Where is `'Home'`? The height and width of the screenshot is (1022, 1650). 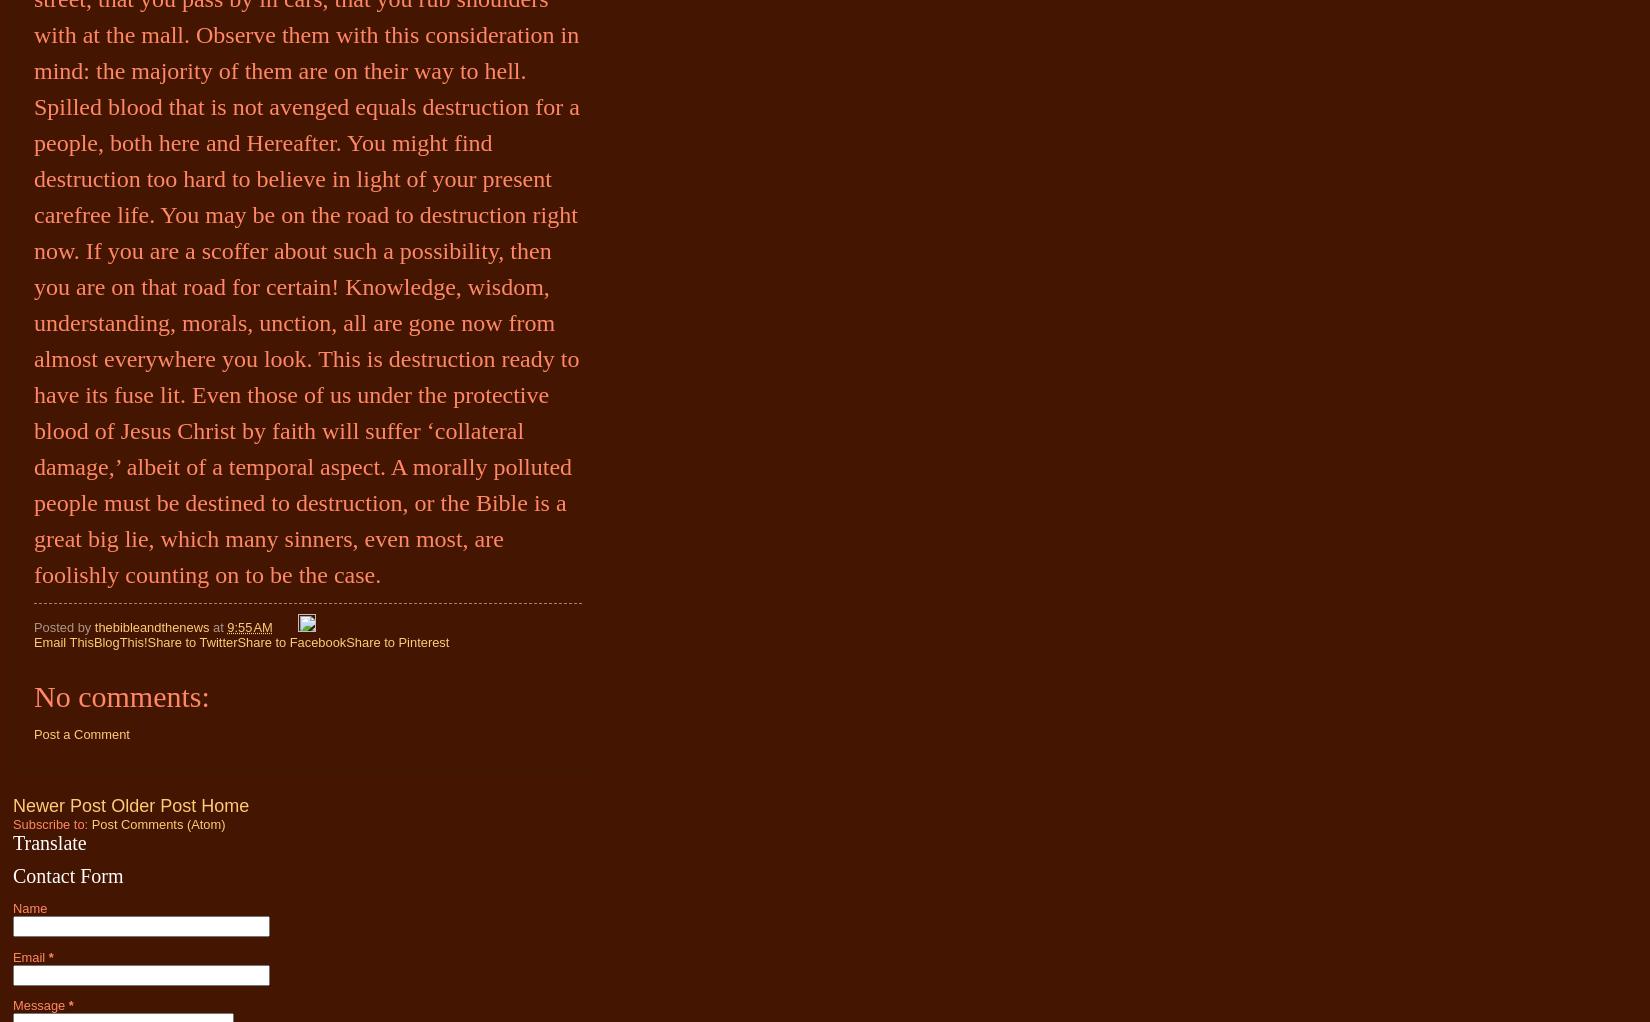
'Home' is located at coordinates (225, 804).